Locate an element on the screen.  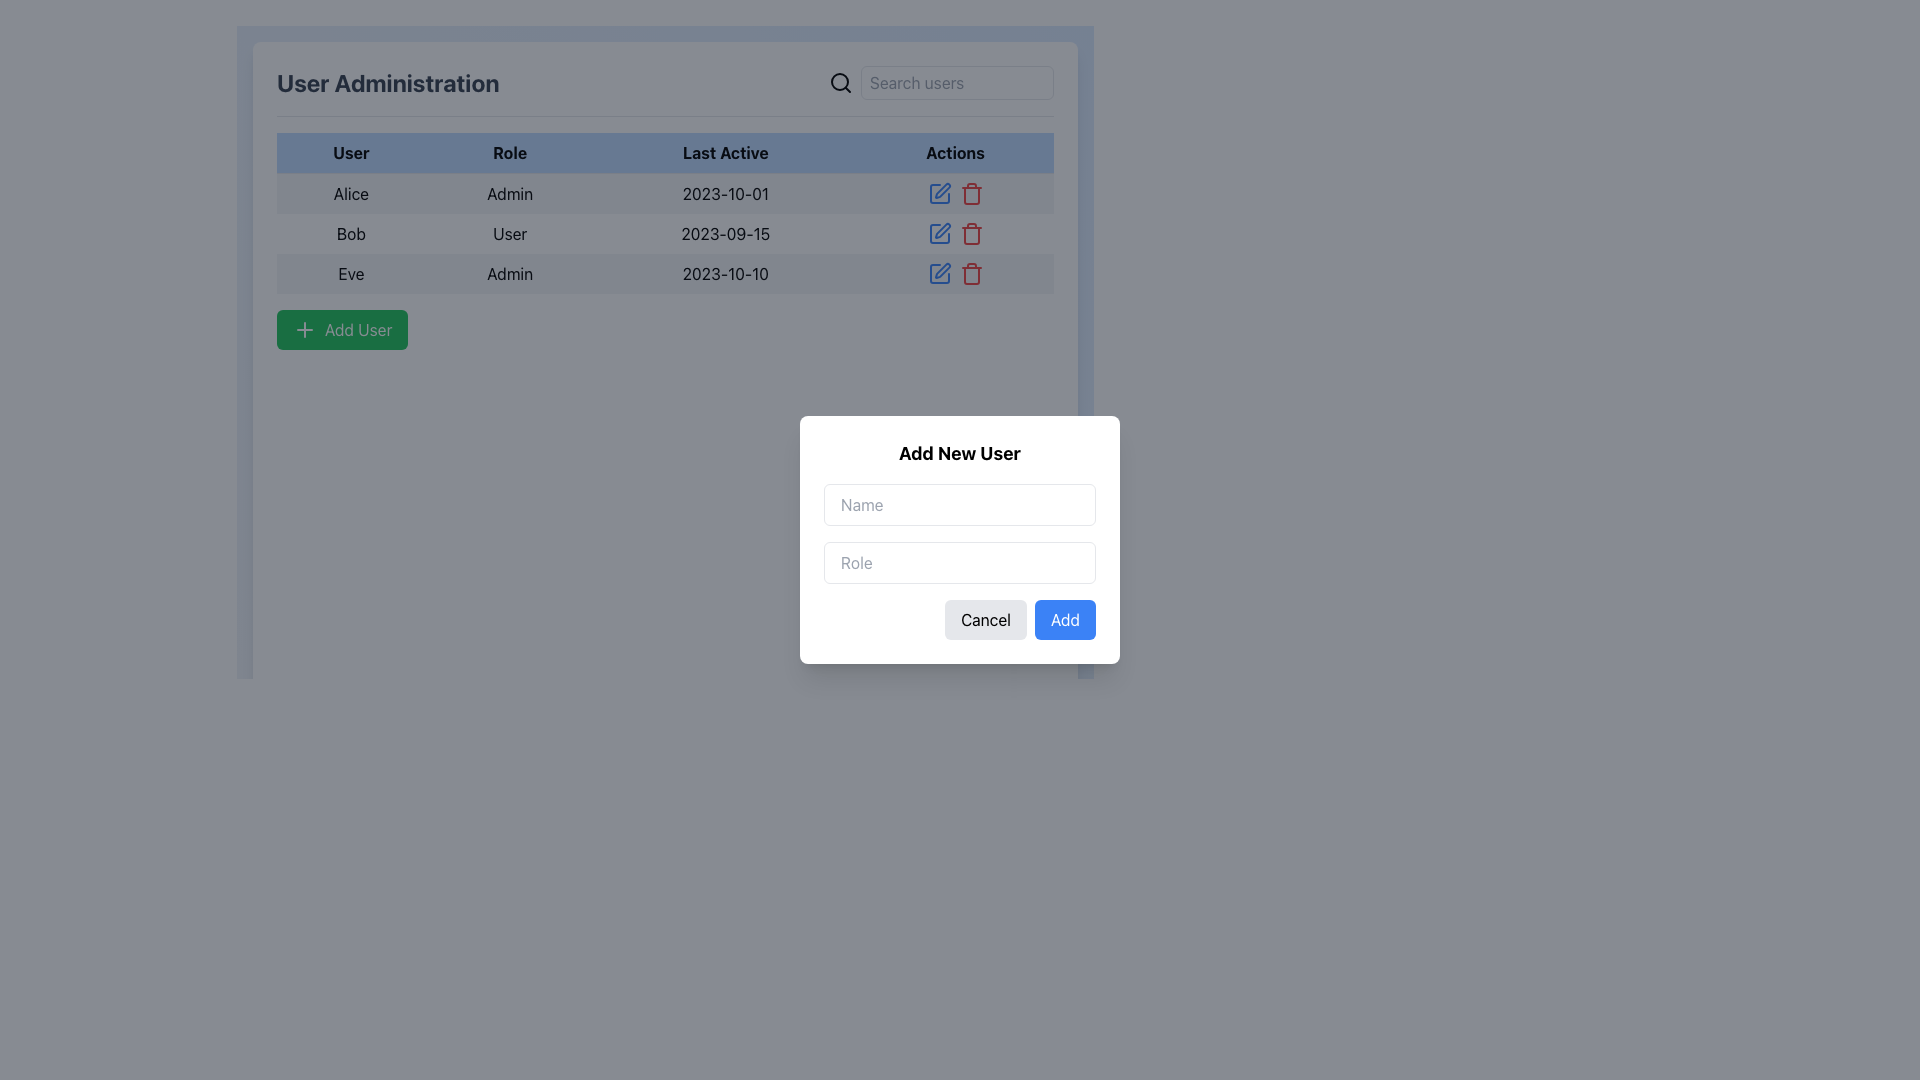
the edit button in the 'Actions' column of the user information table, specifically the first button in the third row for user 'Eve' is located at coordinates (938, 273).